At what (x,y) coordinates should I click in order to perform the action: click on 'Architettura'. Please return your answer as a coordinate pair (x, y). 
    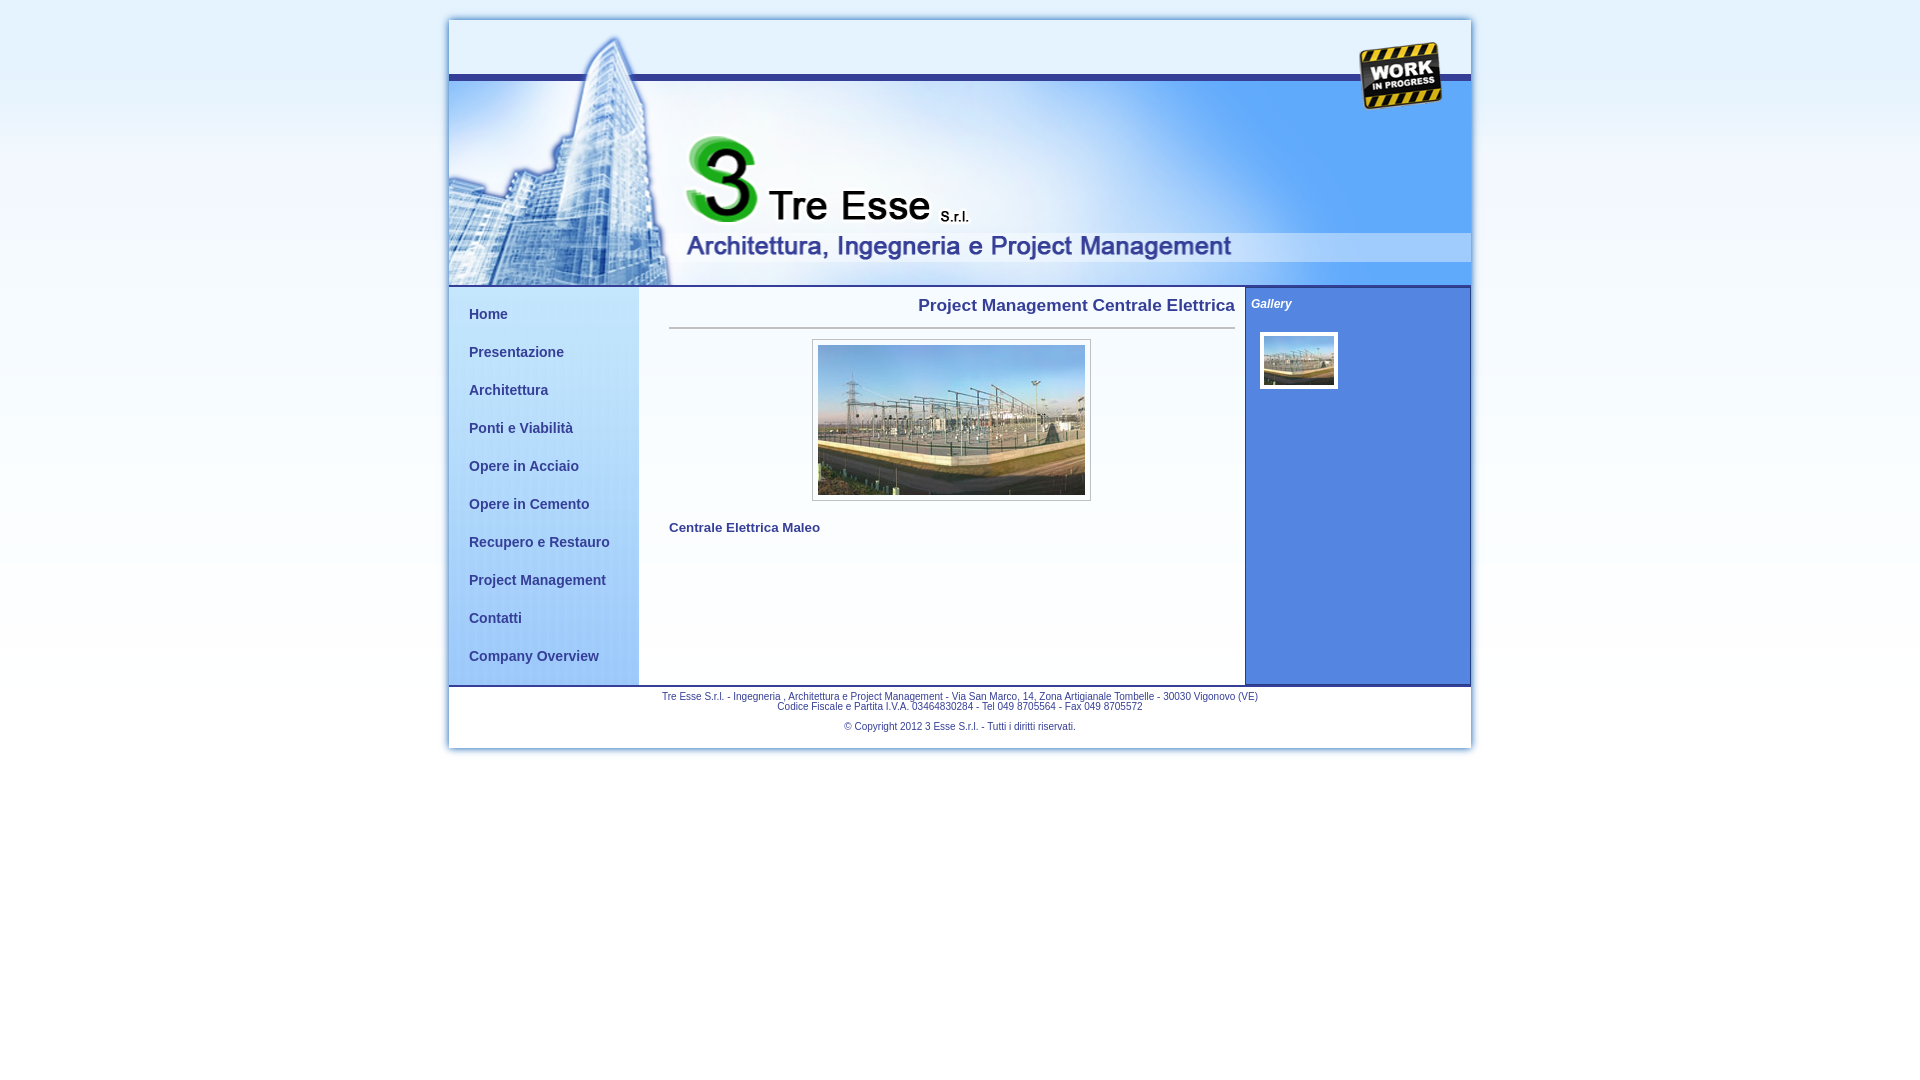
    Looking at the image, I should click on (508, 389).